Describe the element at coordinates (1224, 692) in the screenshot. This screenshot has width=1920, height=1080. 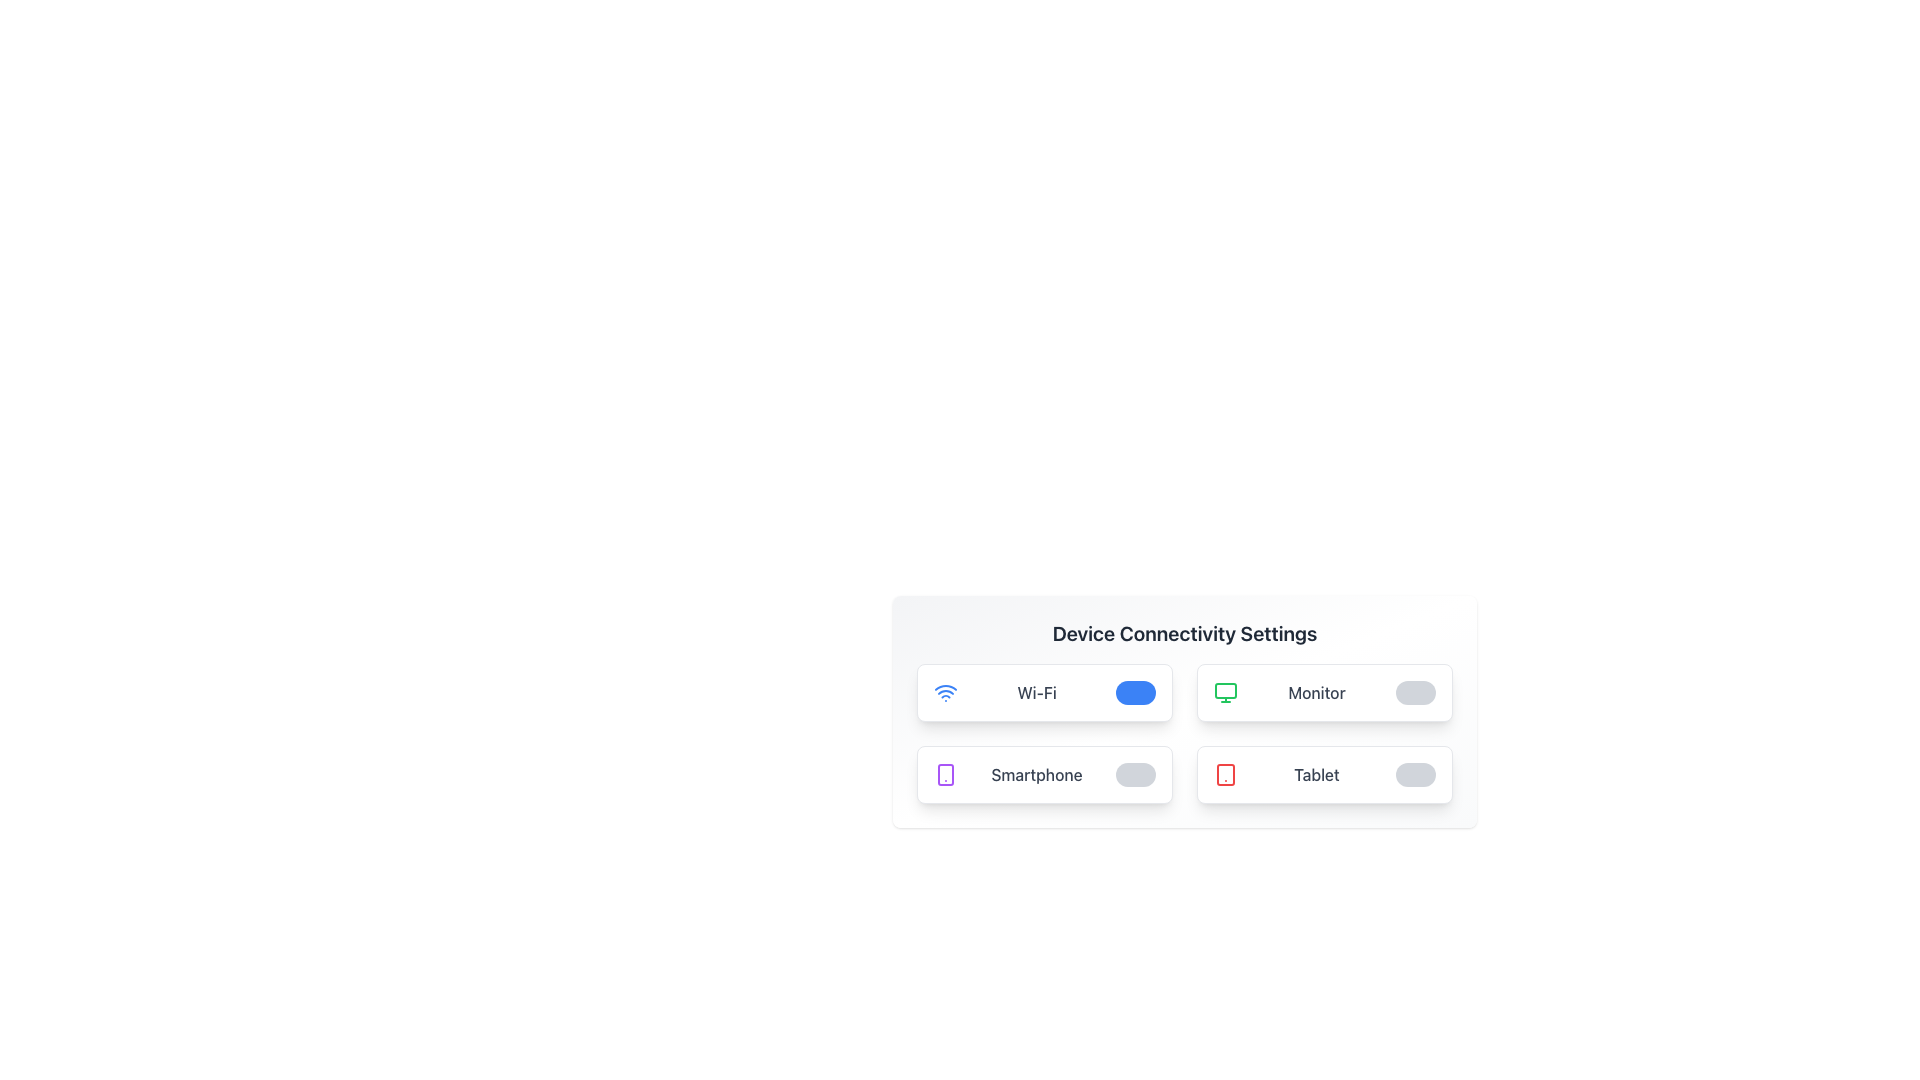
I see `the green computer monitor icon located in the 'Monitor' section of the Device Connectivity Settings interface` at that location.